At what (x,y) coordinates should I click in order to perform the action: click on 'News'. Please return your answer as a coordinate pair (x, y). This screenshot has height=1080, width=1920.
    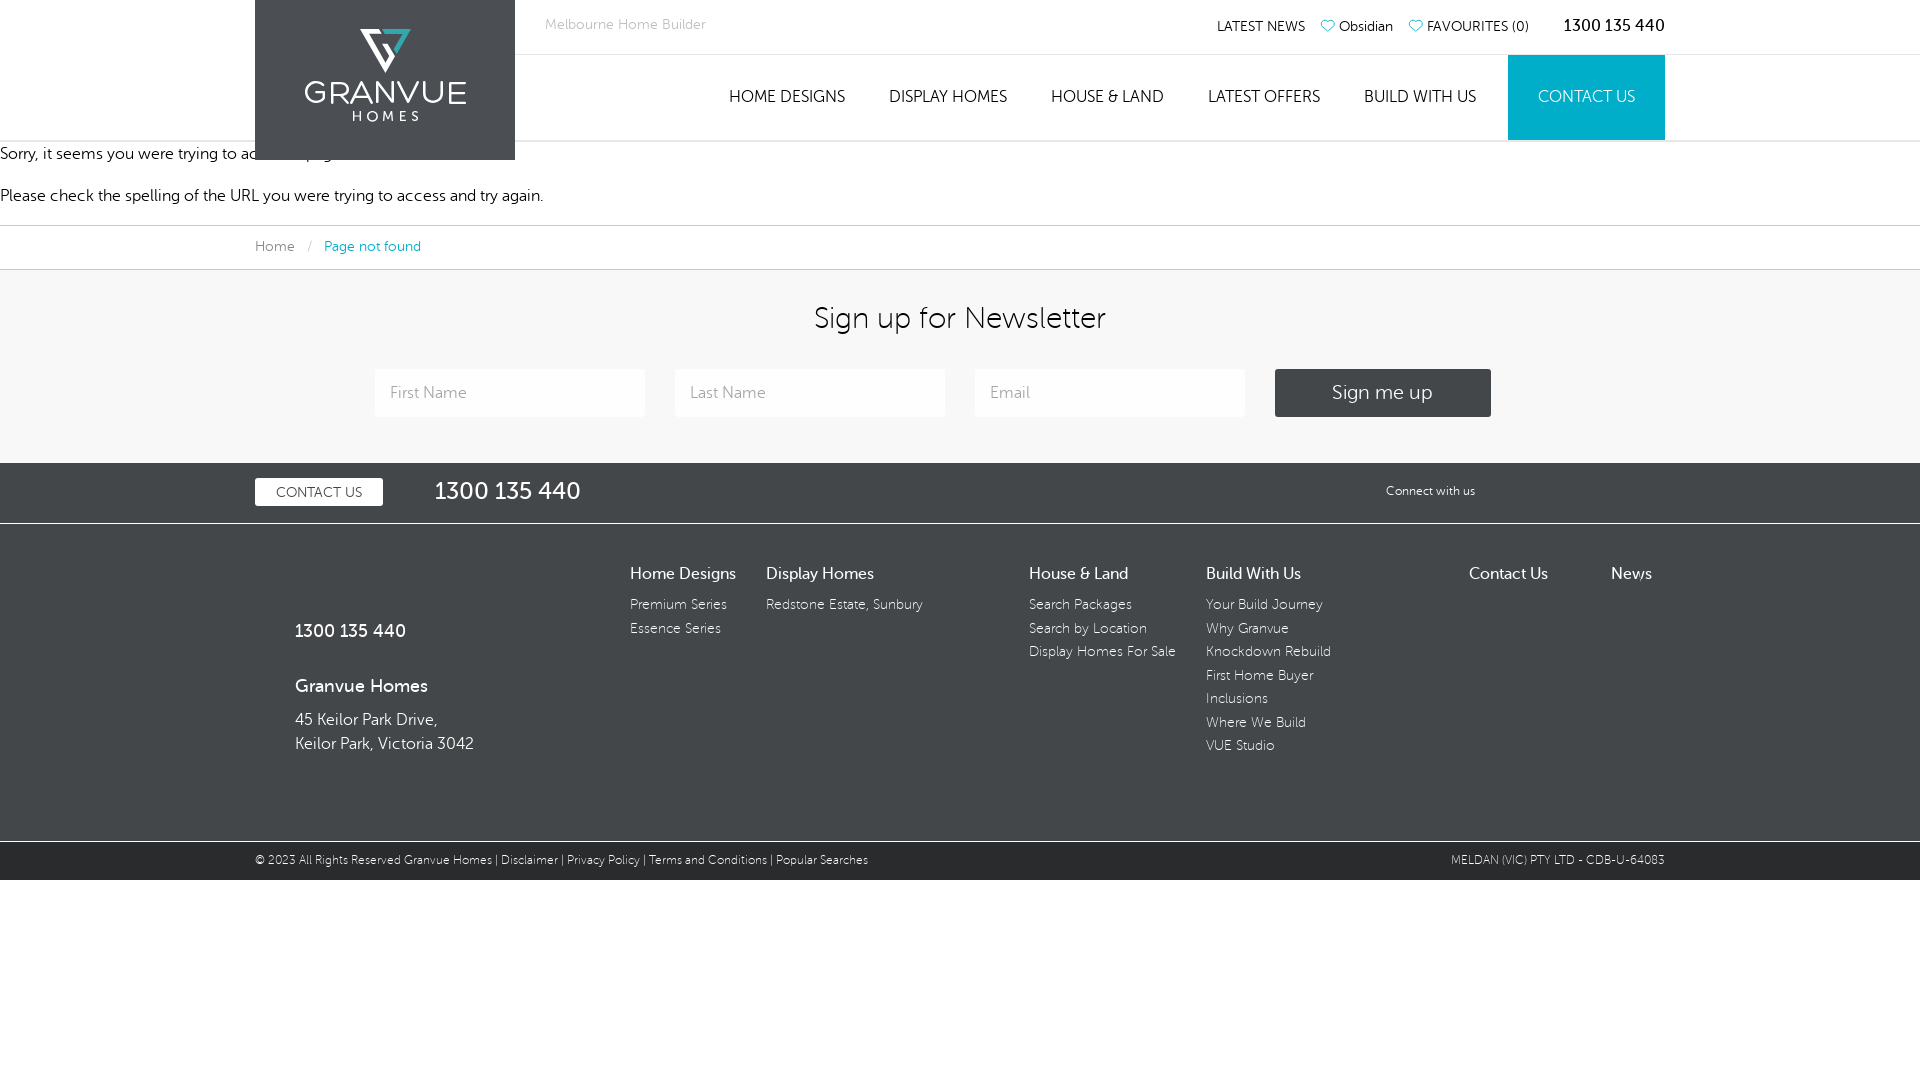
    Looking at the image, I should click on (1631, 574).